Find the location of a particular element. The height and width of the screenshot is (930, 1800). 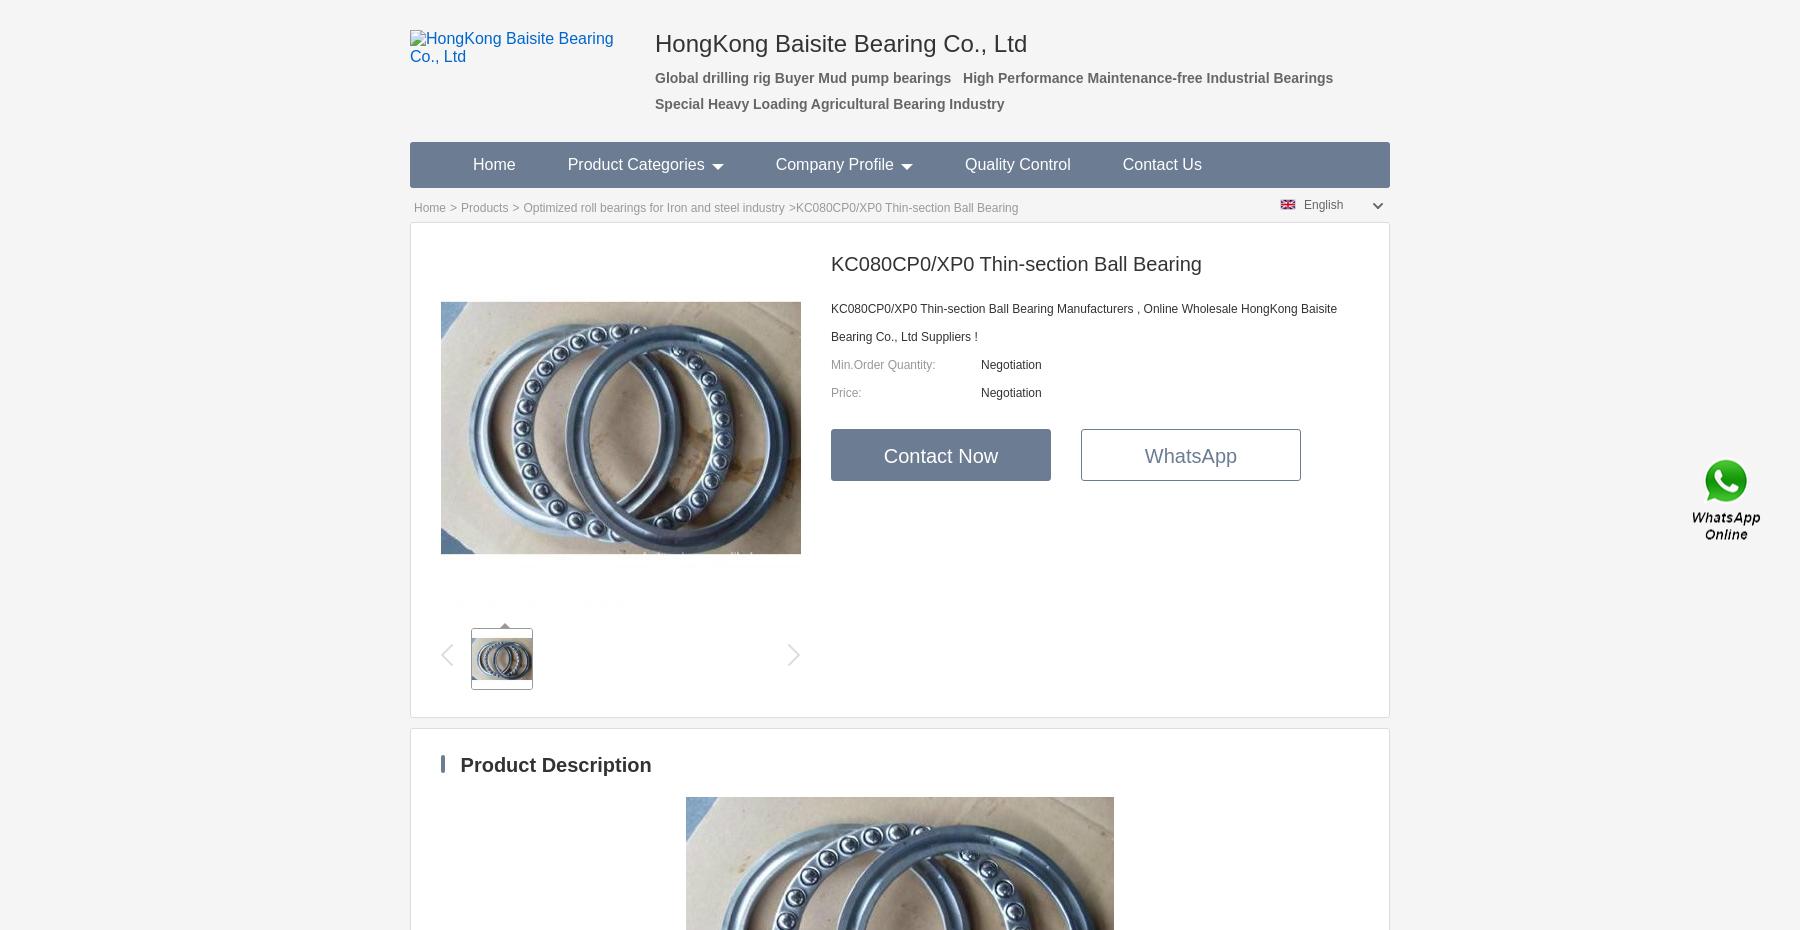

'Global drilling rig Buyer Mud pump bearings' is located at coordinates (802, 78).